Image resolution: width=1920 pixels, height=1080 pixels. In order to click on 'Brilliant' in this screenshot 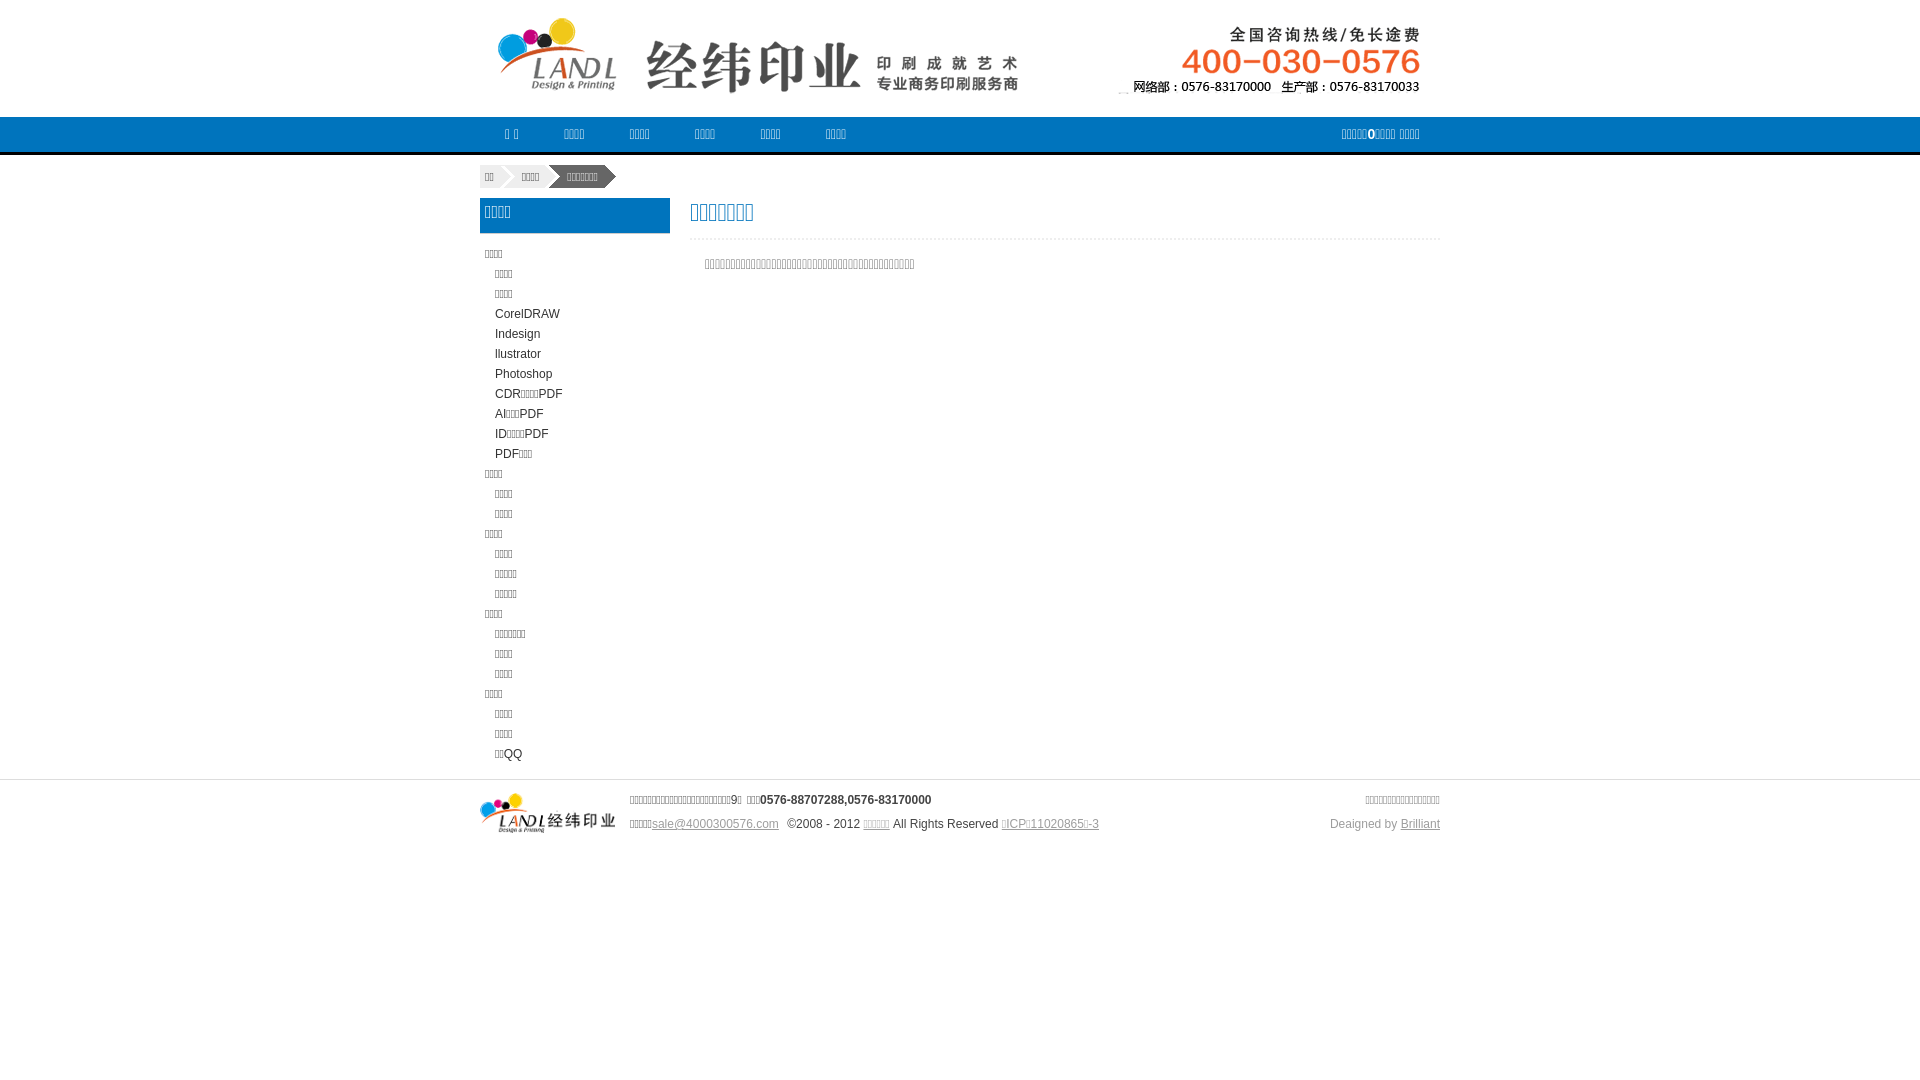, I will do `click(1419, 824)`.